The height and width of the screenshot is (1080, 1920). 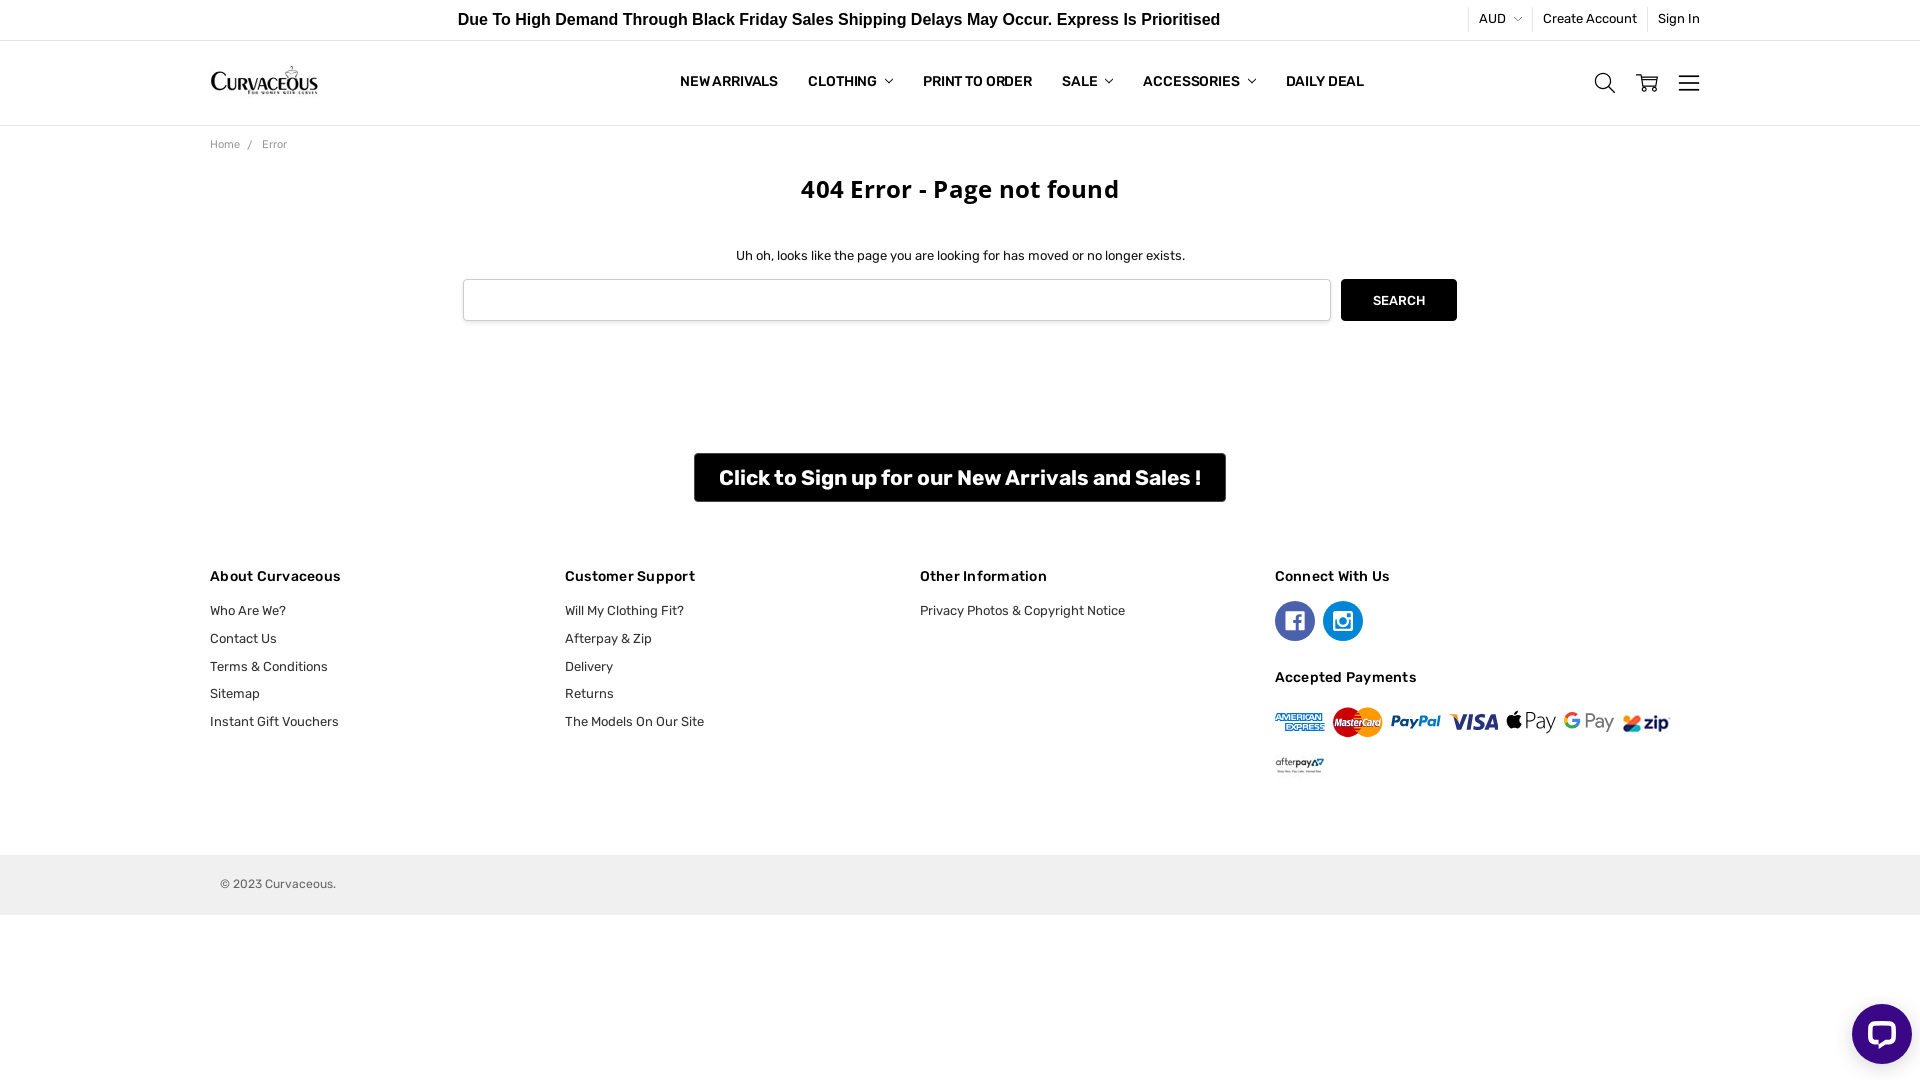 I want to click on 'The Models On Our Site', so click(x=564, y=721).